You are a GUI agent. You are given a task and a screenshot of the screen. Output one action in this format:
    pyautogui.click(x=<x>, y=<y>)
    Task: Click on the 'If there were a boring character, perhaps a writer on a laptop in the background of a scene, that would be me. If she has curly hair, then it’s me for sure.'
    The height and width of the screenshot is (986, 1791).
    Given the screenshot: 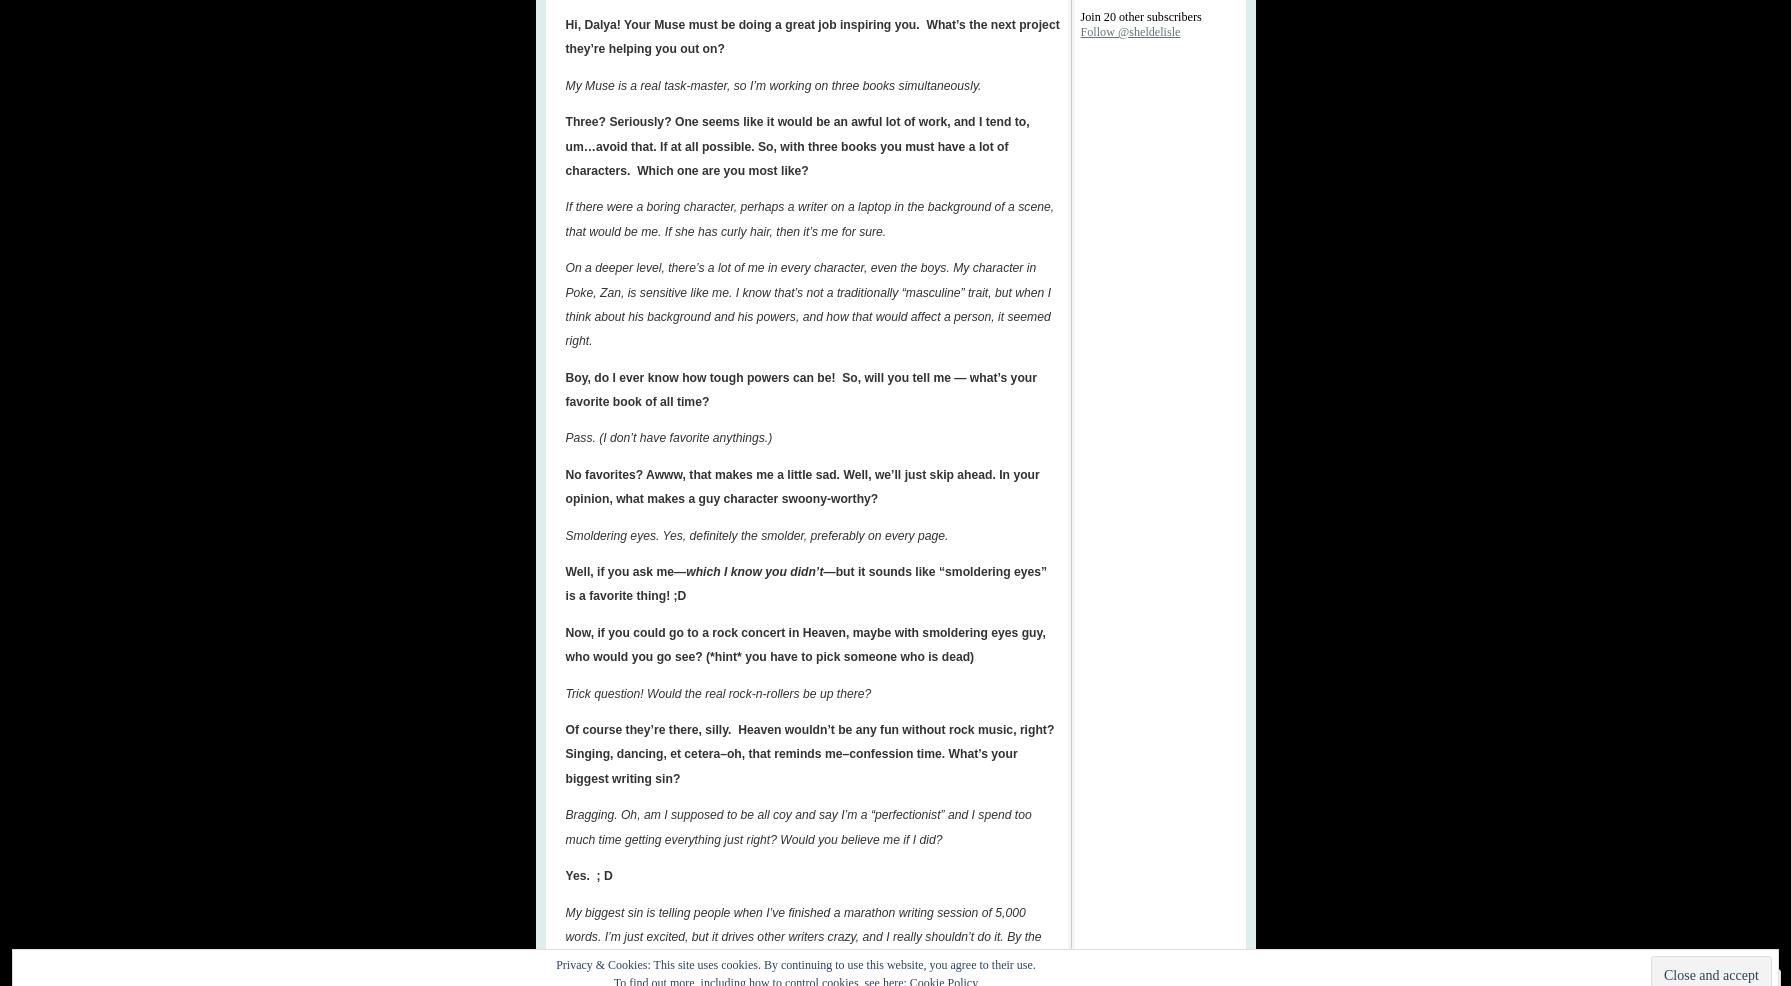 What is the action you would take?
    pyautogui.click(x=809, y=217)
    